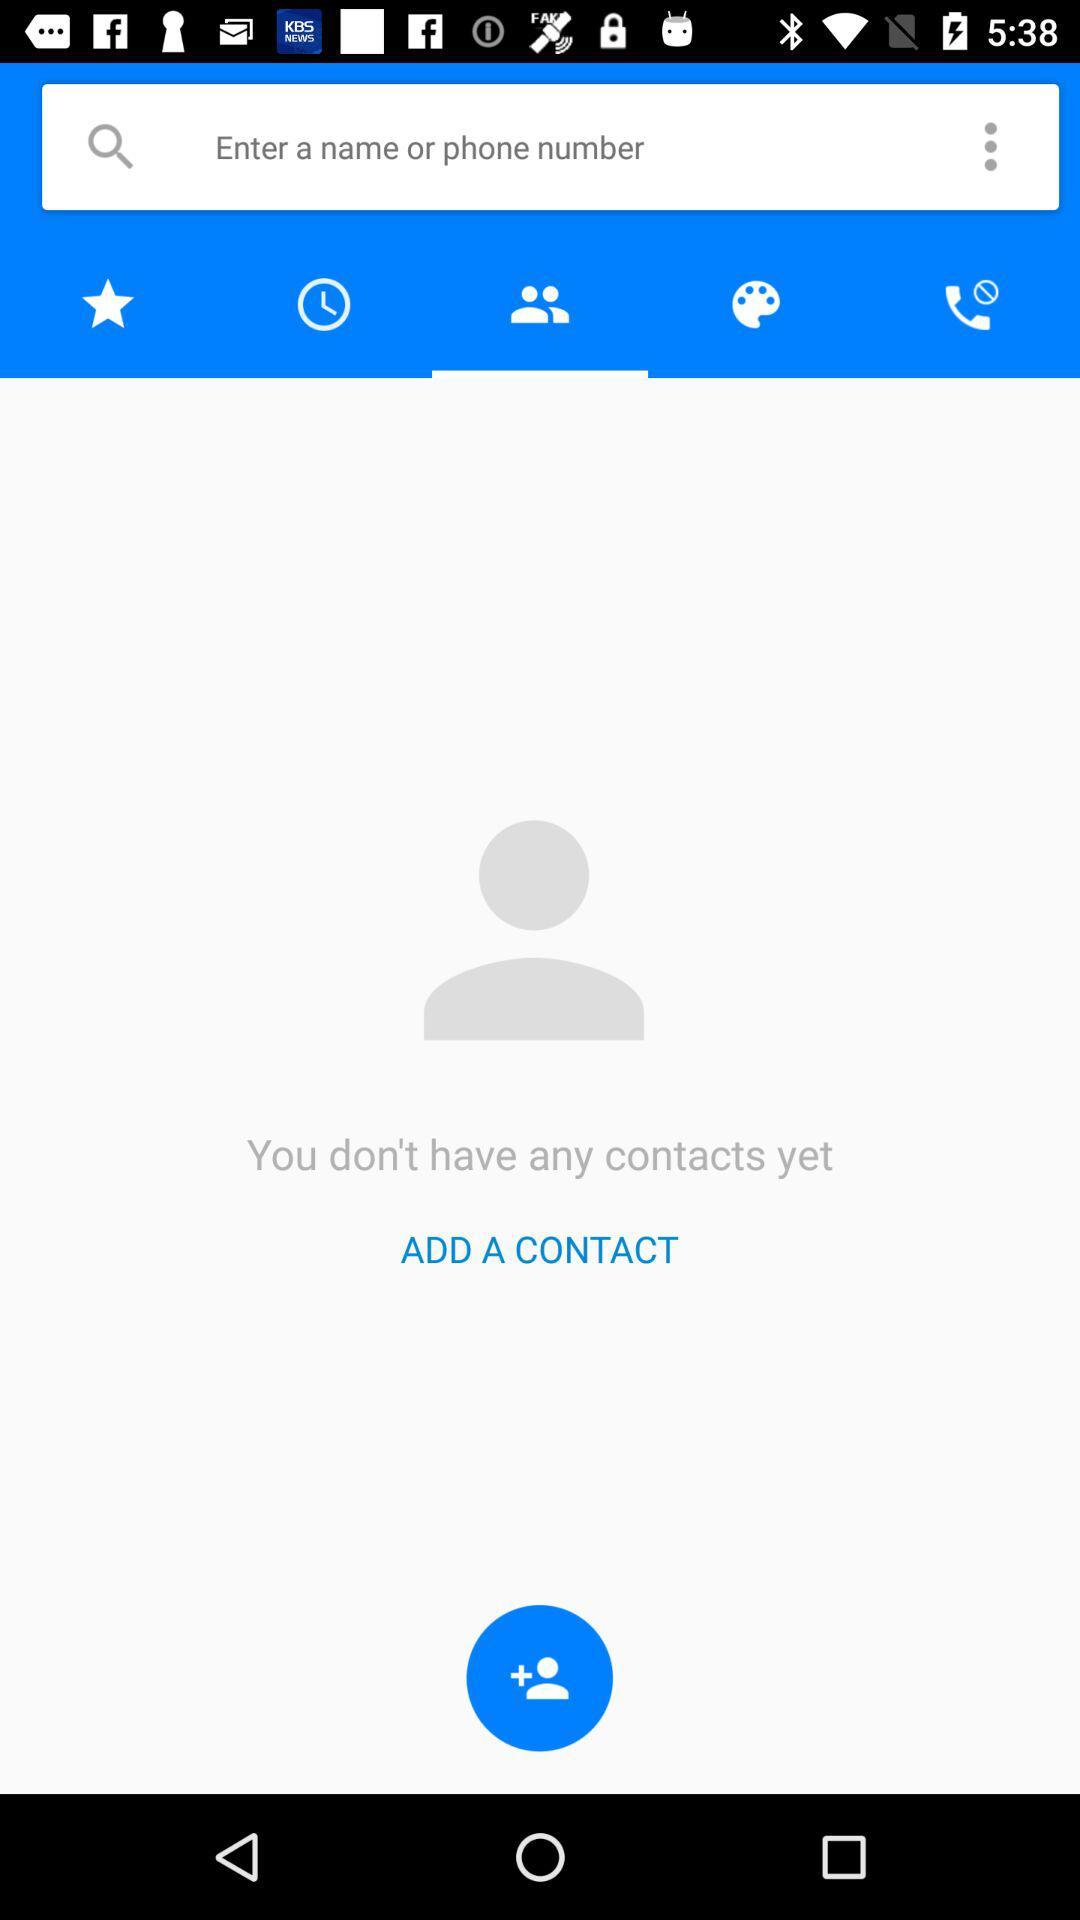 The image size is (1080, 1920). I want to click on name or number, so click(579, 145).